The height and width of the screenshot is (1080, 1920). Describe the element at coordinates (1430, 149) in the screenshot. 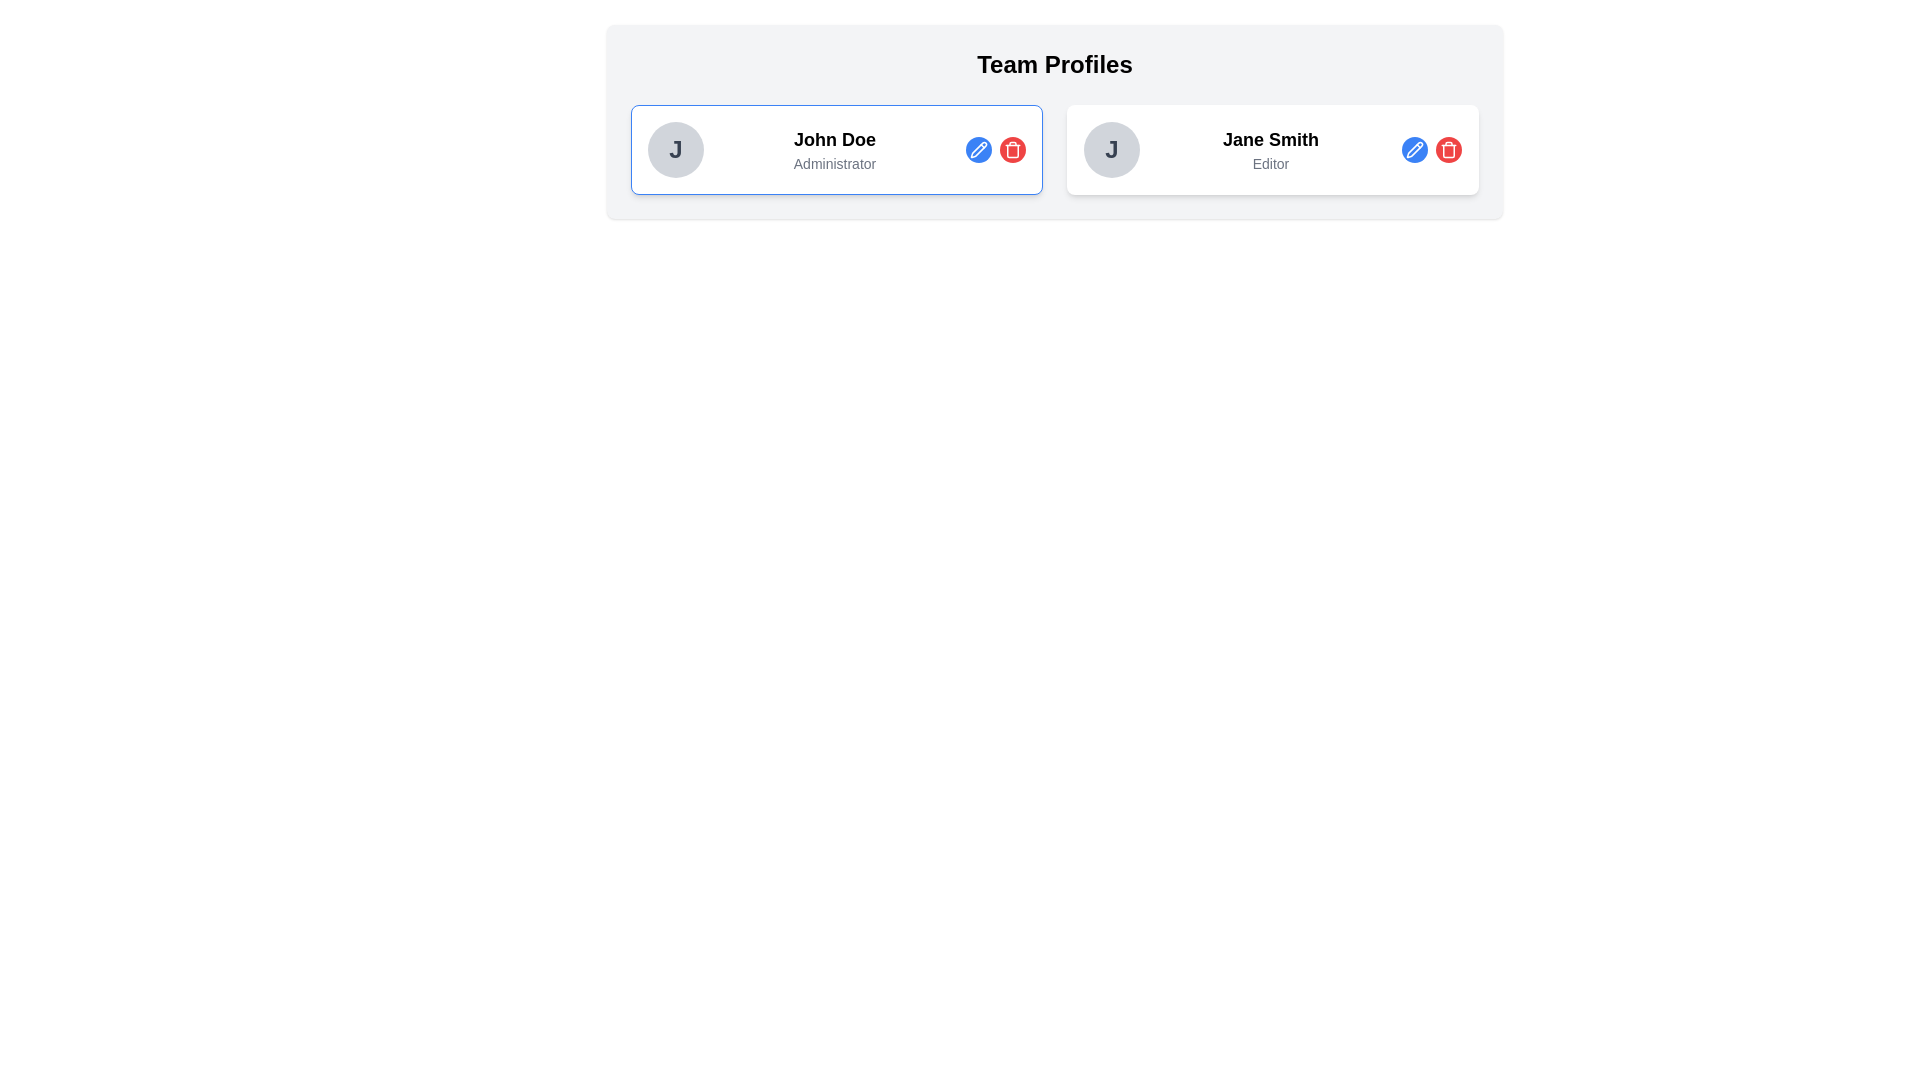

I see `navigation to interact with the action button group containing a blue pencil icon button and a red trash can icon button located to the right of 'Jane Smith' and 'Editor' in the second card of the 'Team Profiles' section` at that location.